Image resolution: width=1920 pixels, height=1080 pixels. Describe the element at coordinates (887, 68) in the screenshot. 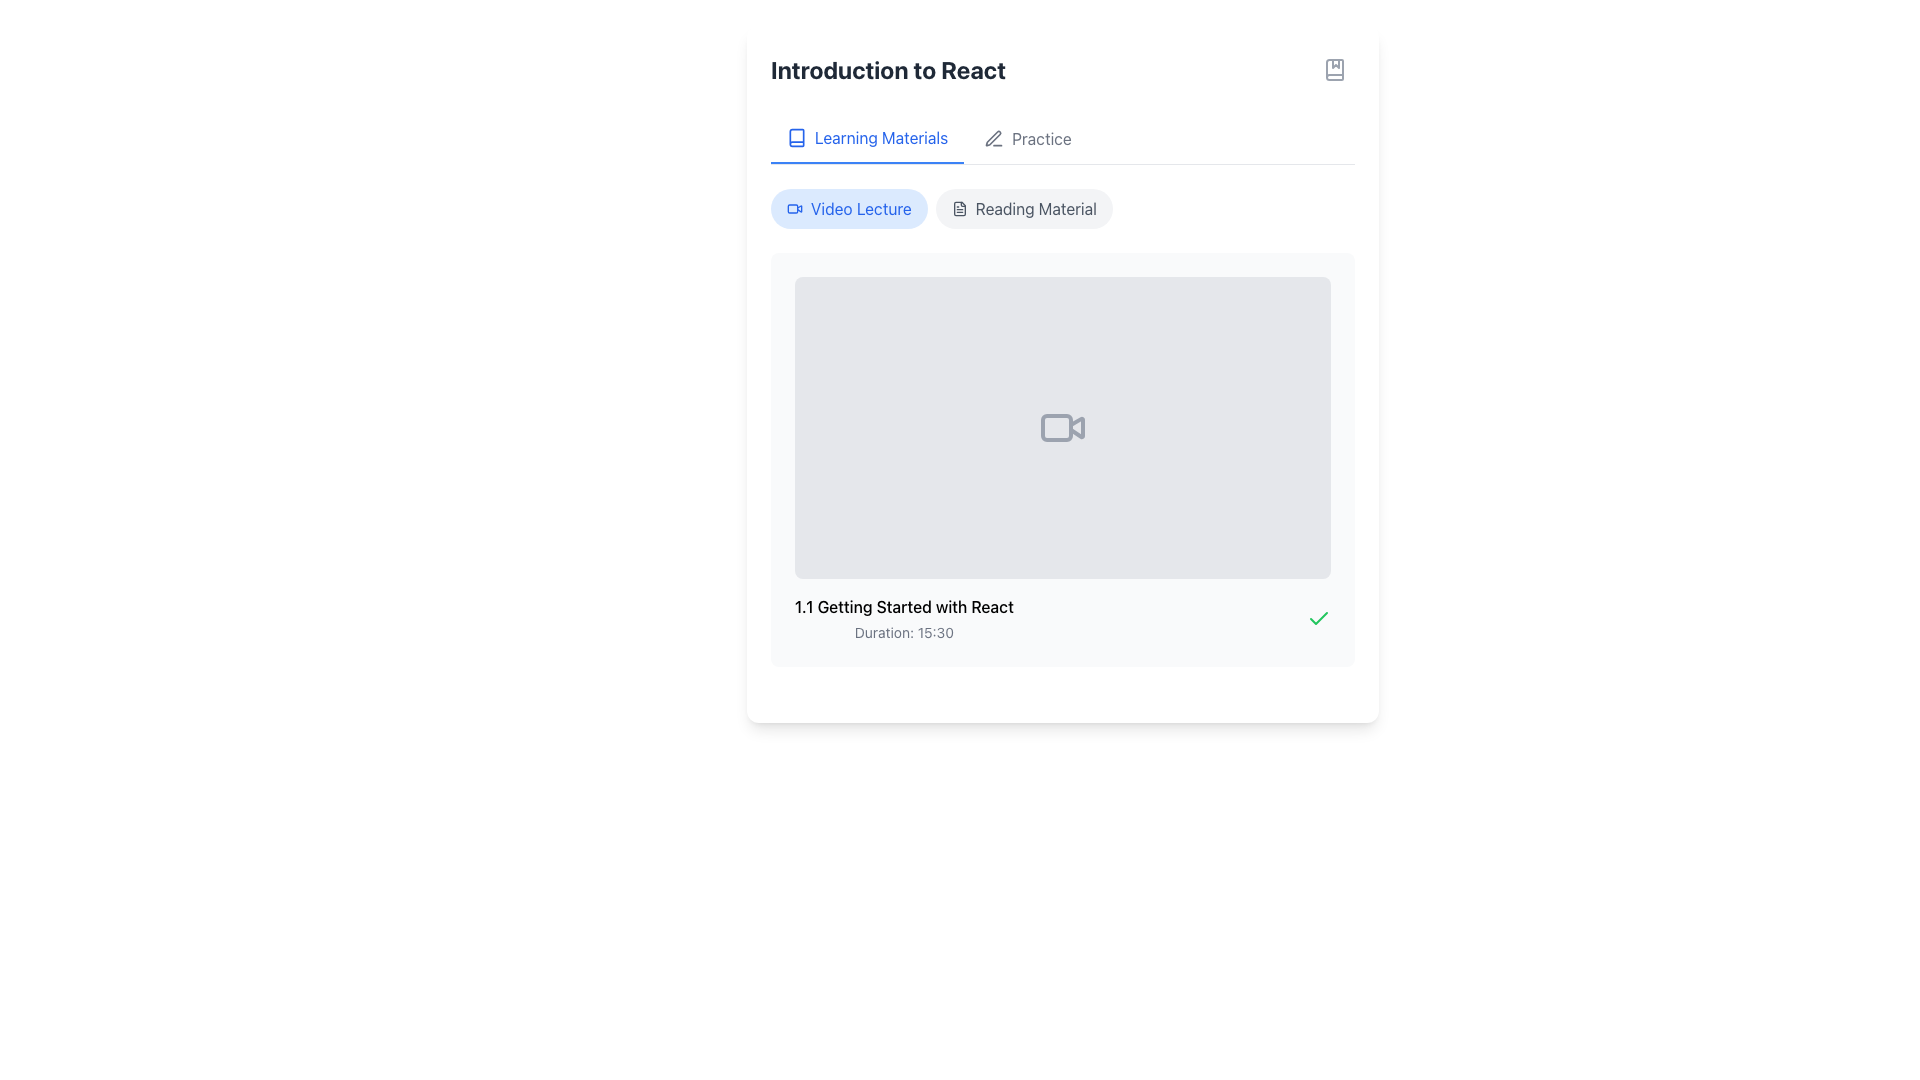

I see `bold text label displaying 'Introduction to React' at the top-left of the section` at that location.